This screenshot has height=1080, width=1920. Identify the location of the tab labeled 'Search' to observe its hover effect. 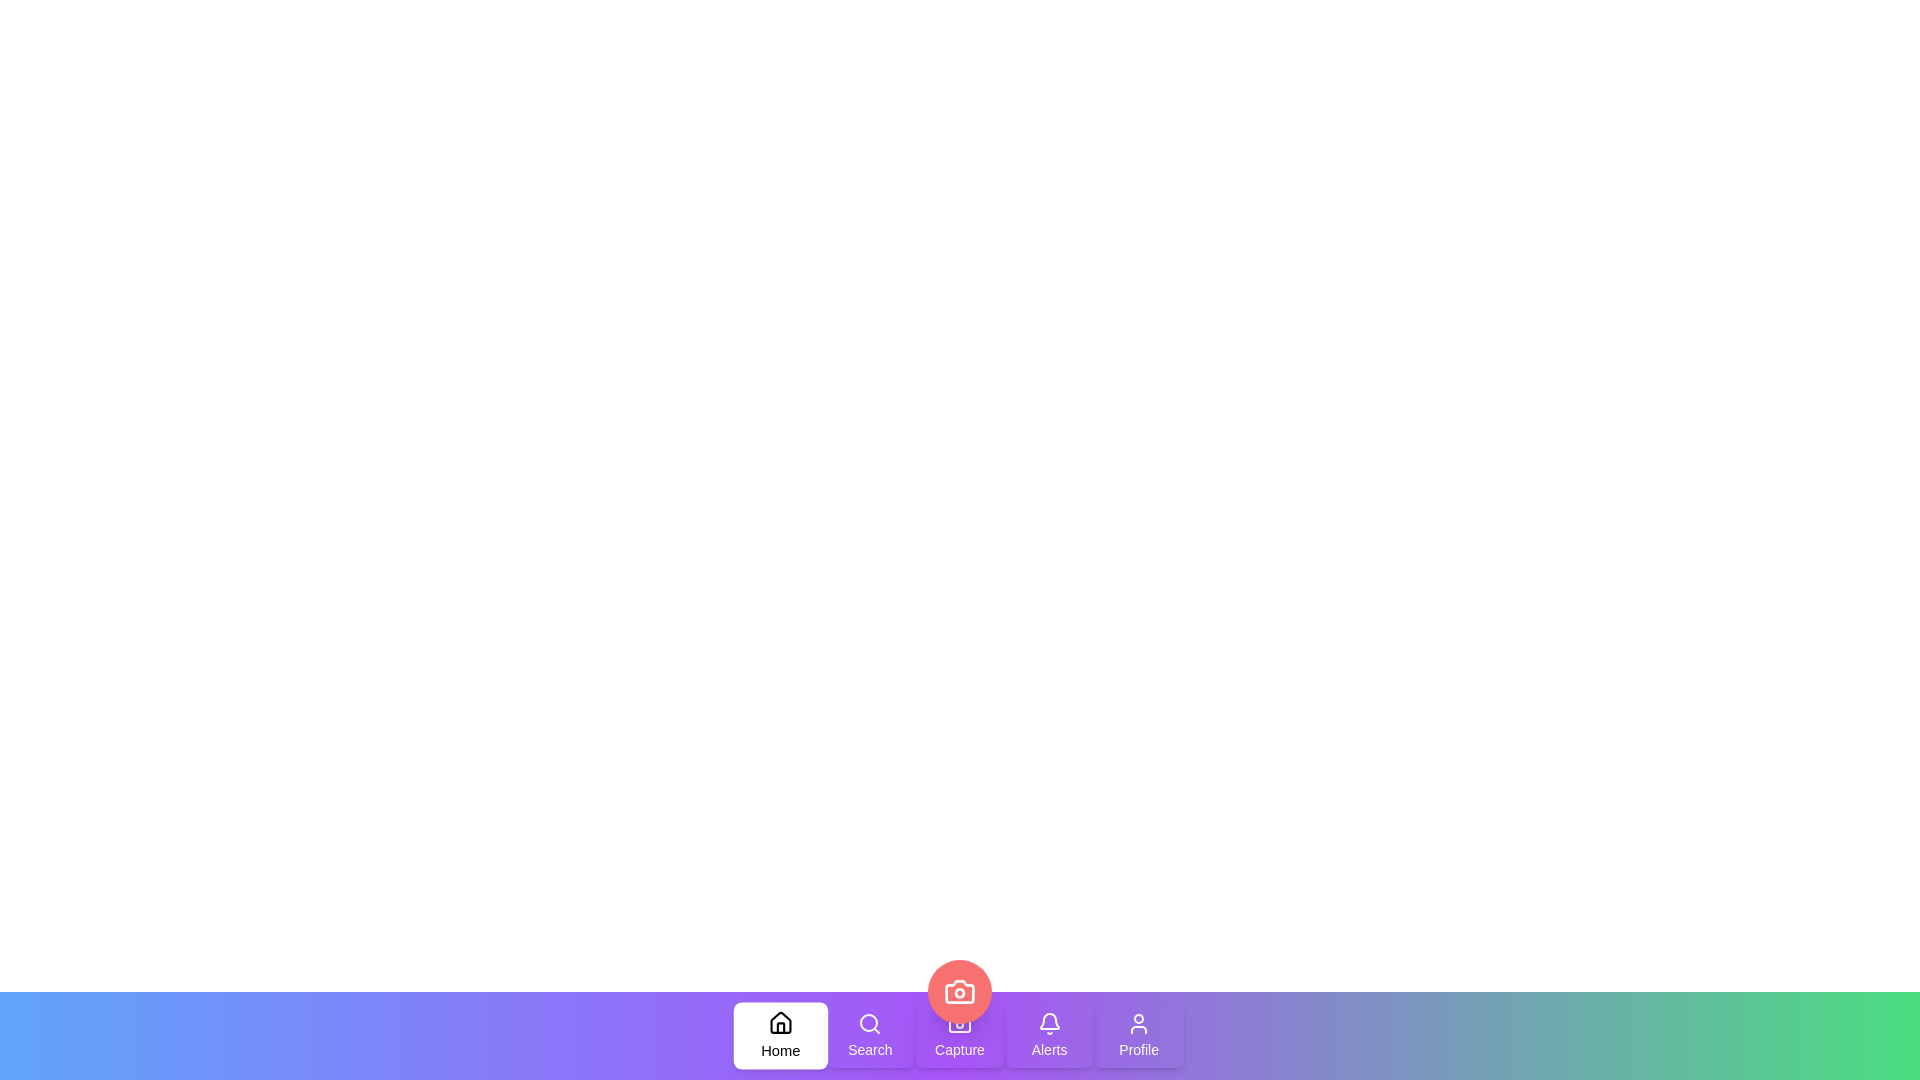
(870, 1035).